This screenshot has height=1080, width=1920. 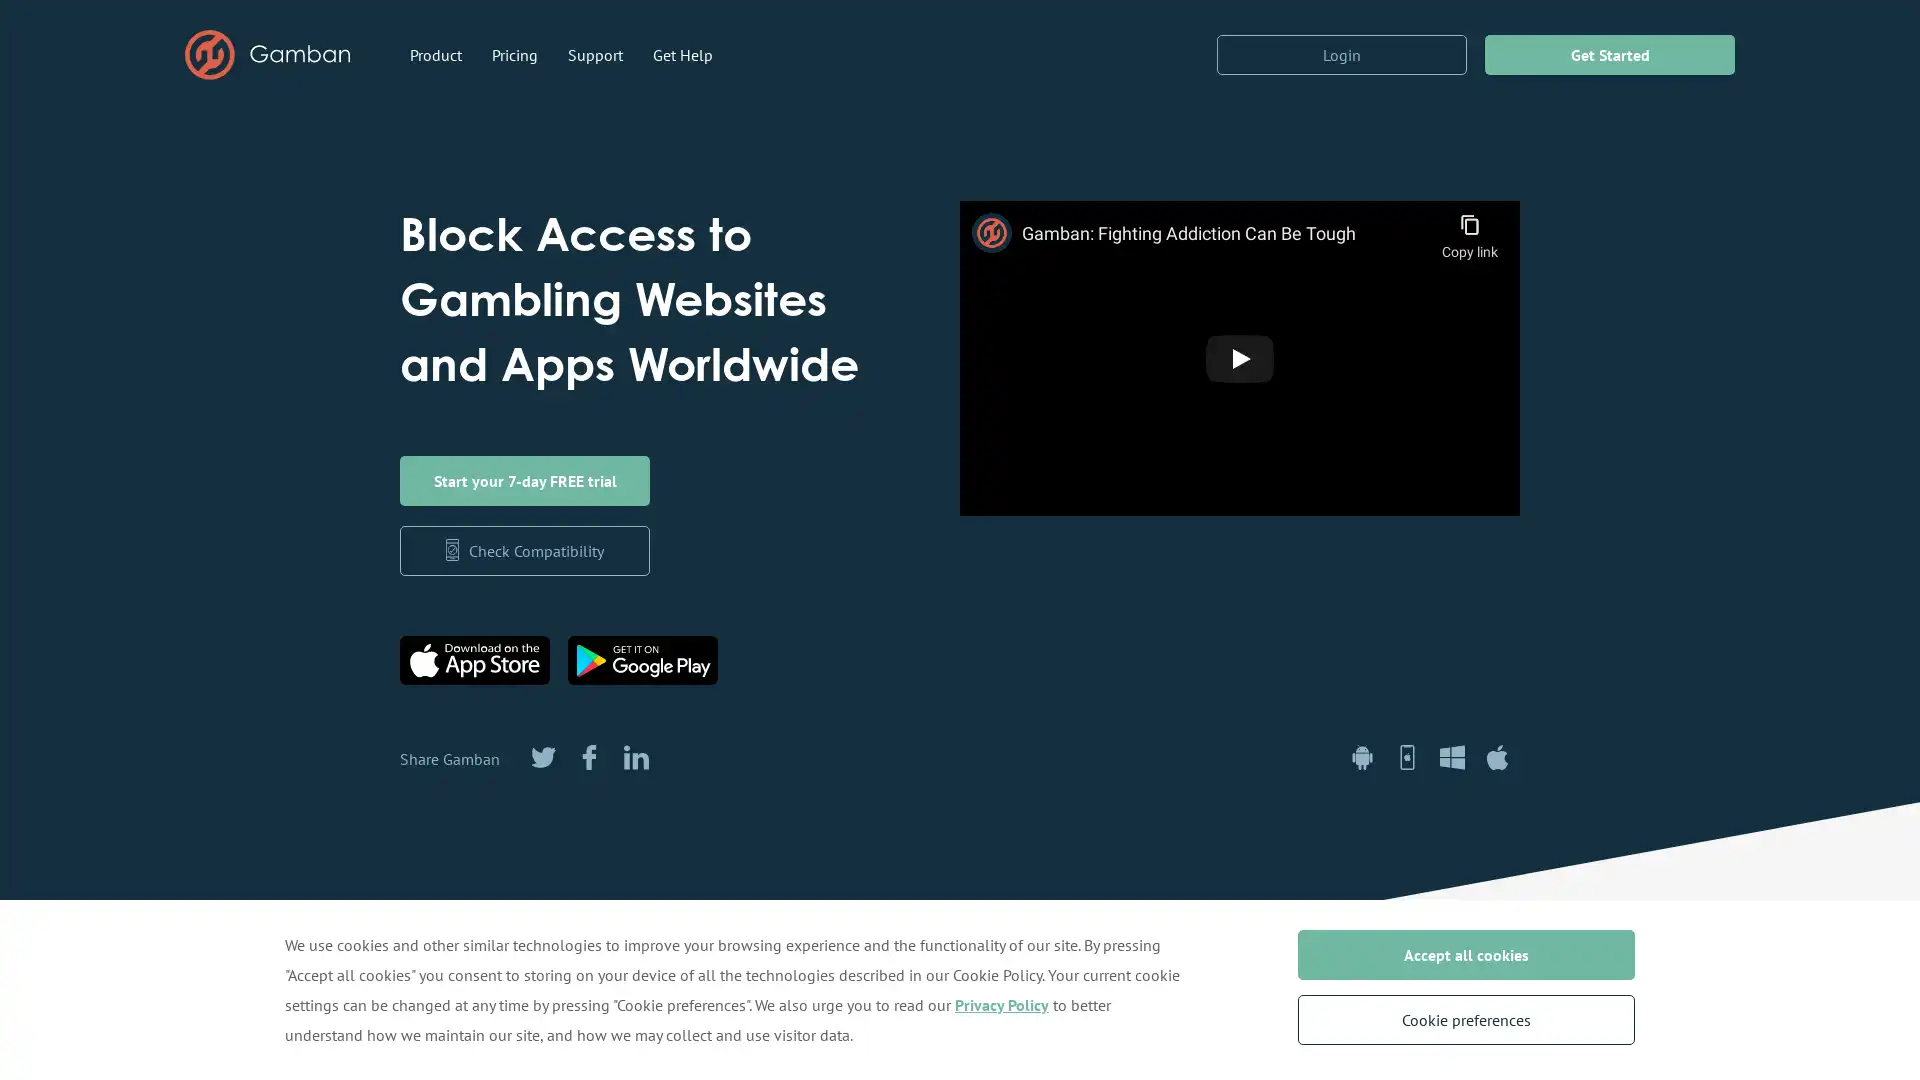 I want to click on Accept all cookies, so click(x=1465, y=954).